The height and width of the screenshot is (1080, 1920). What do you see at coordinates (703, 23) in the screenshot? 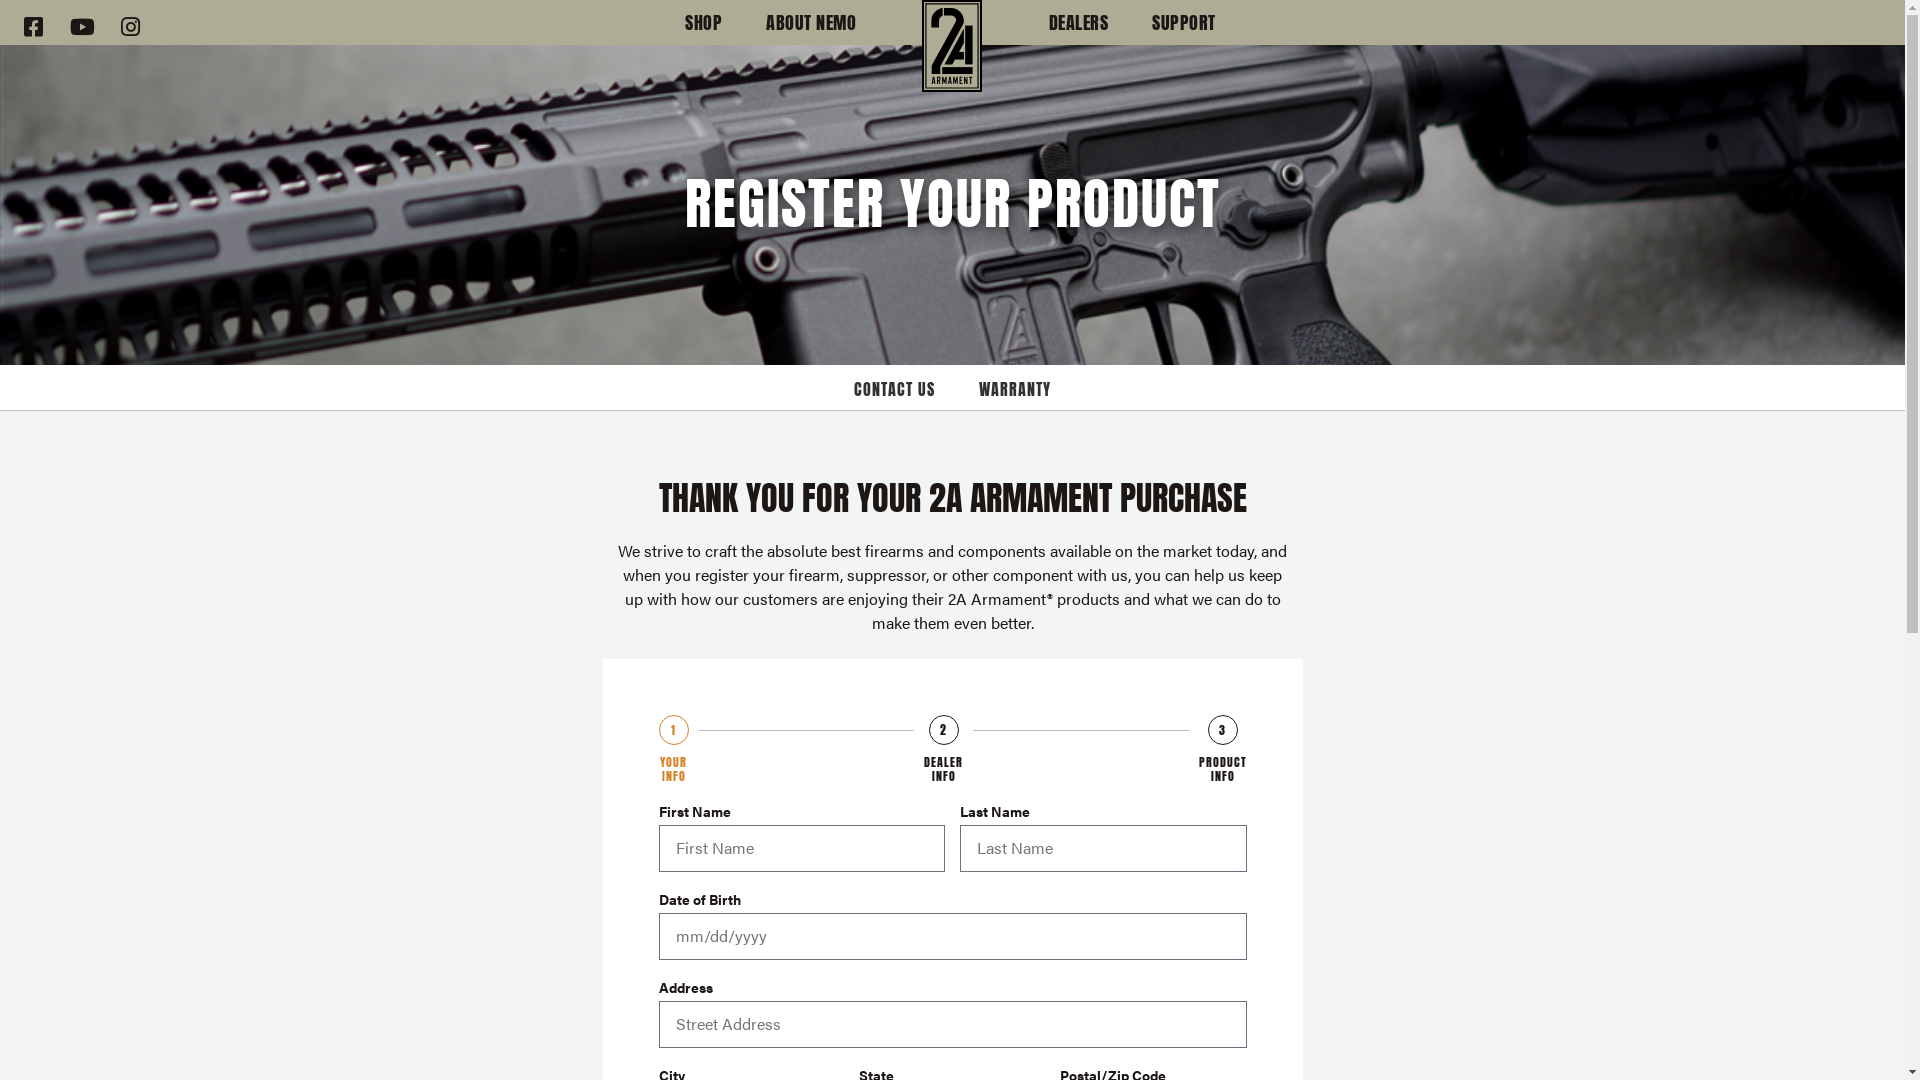
I see `'SHOP'` at bounding box center [703, 23].